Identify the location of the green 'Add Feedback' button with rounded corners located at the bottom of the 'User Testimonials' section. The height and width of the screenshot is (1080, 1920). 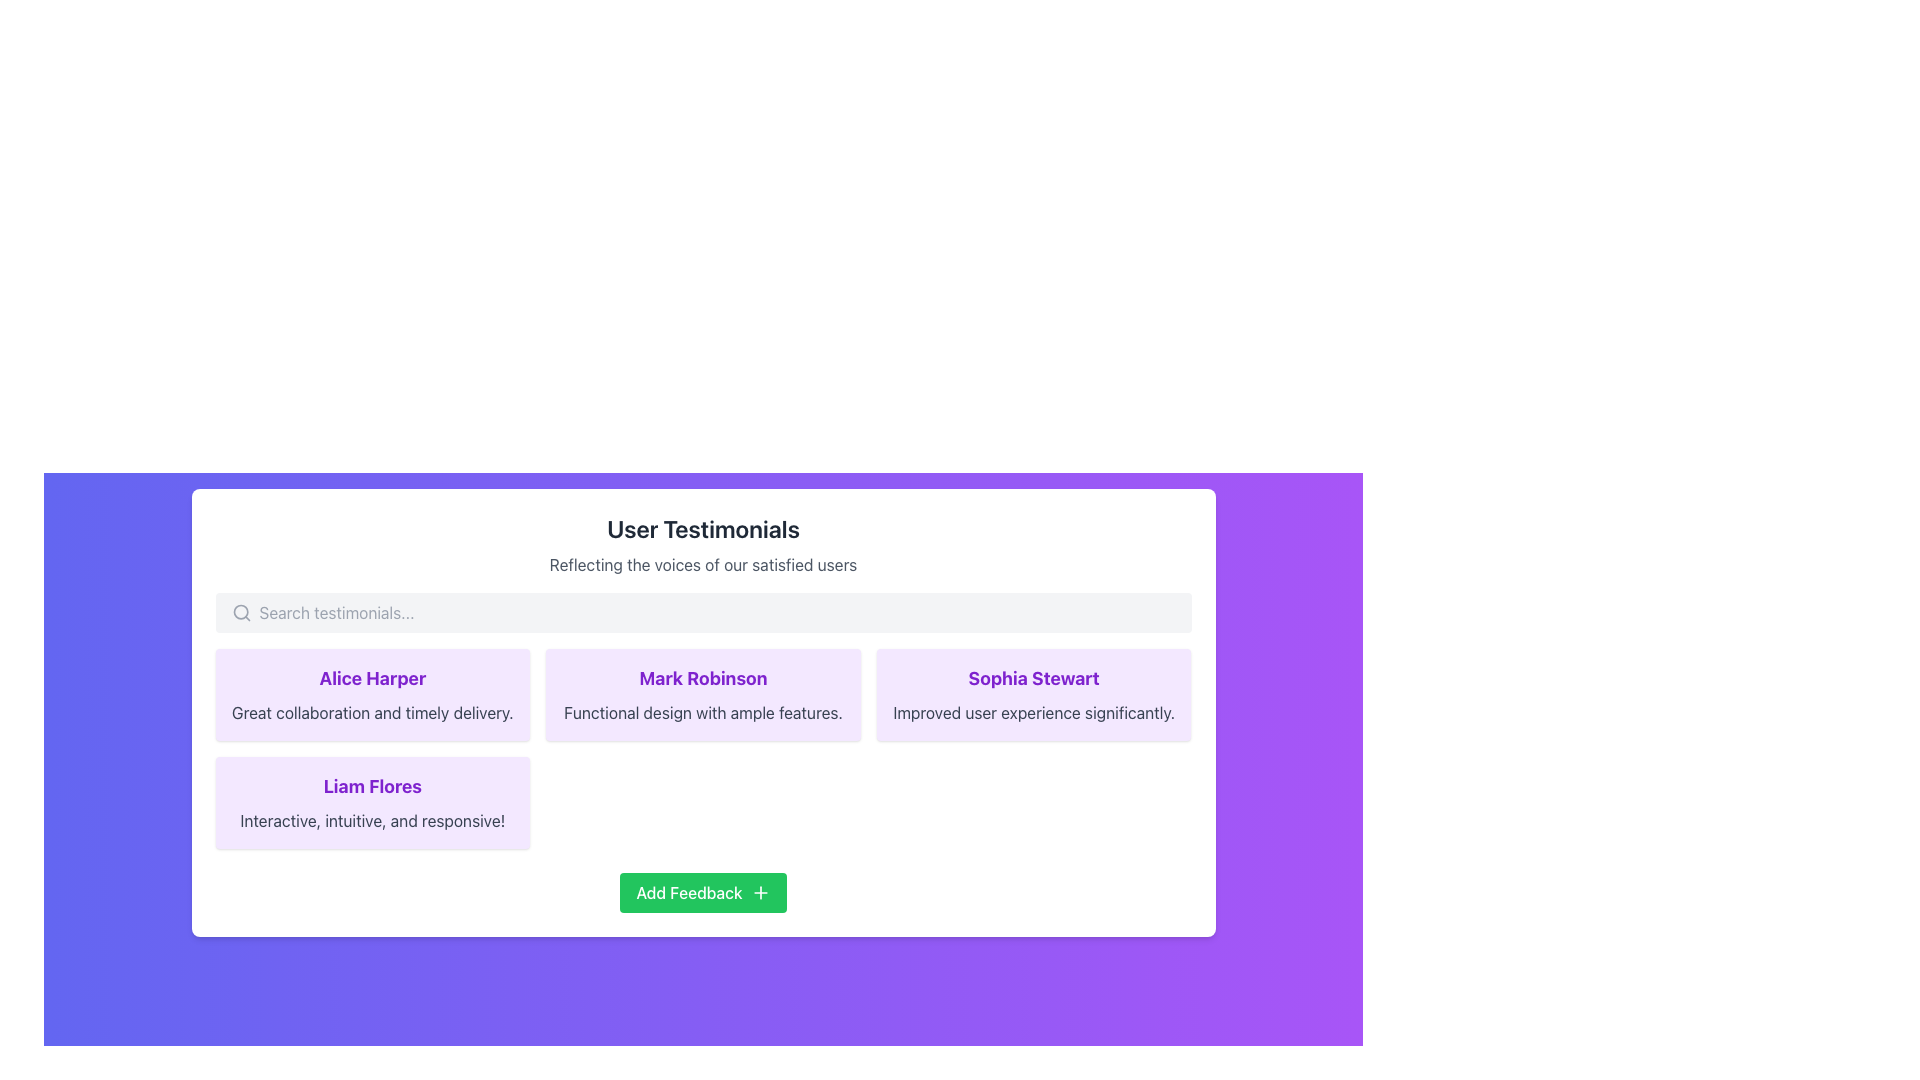
(703, 892).